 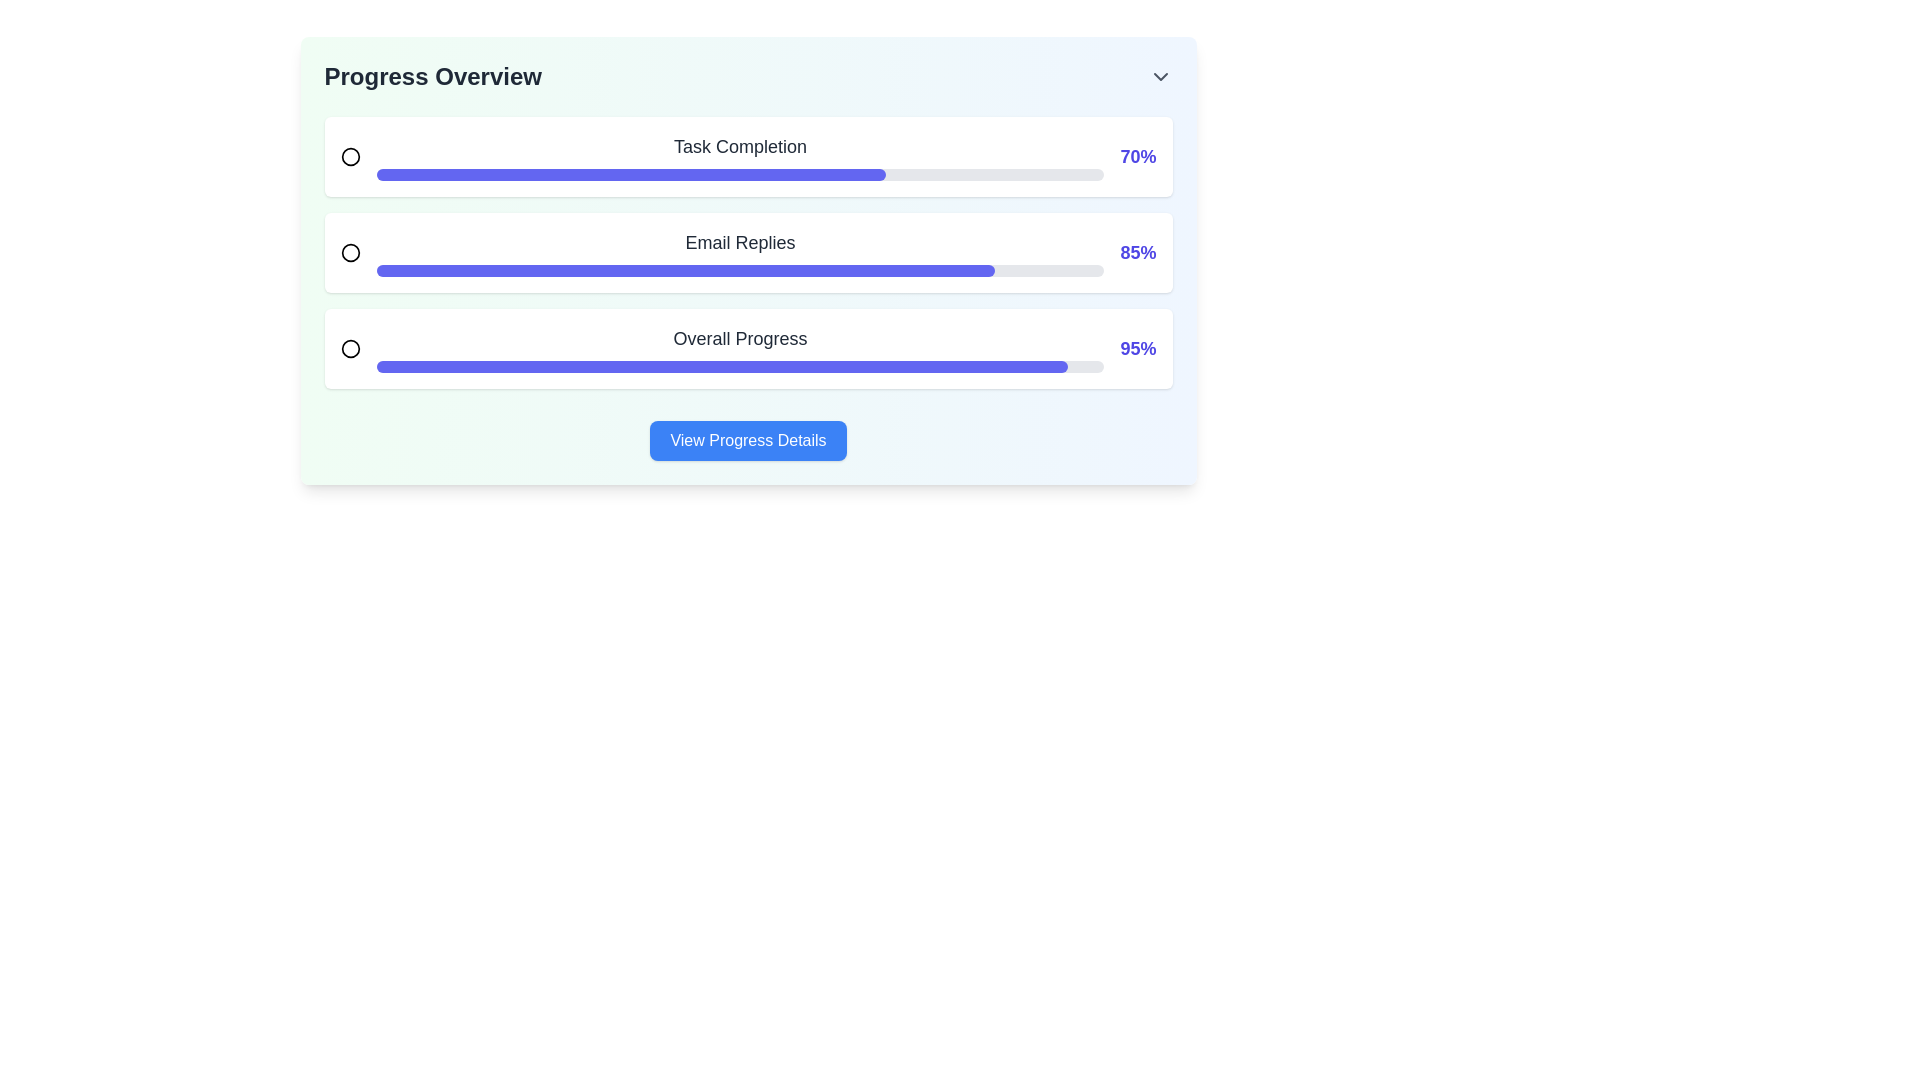 What do you see at coordinates (350, 347) in the screenshot?
I see `the informative or decorative circular icon associated with the 'Overall Progress' section, located before the progress bar and percentage text` at bounding box center [350, 347].